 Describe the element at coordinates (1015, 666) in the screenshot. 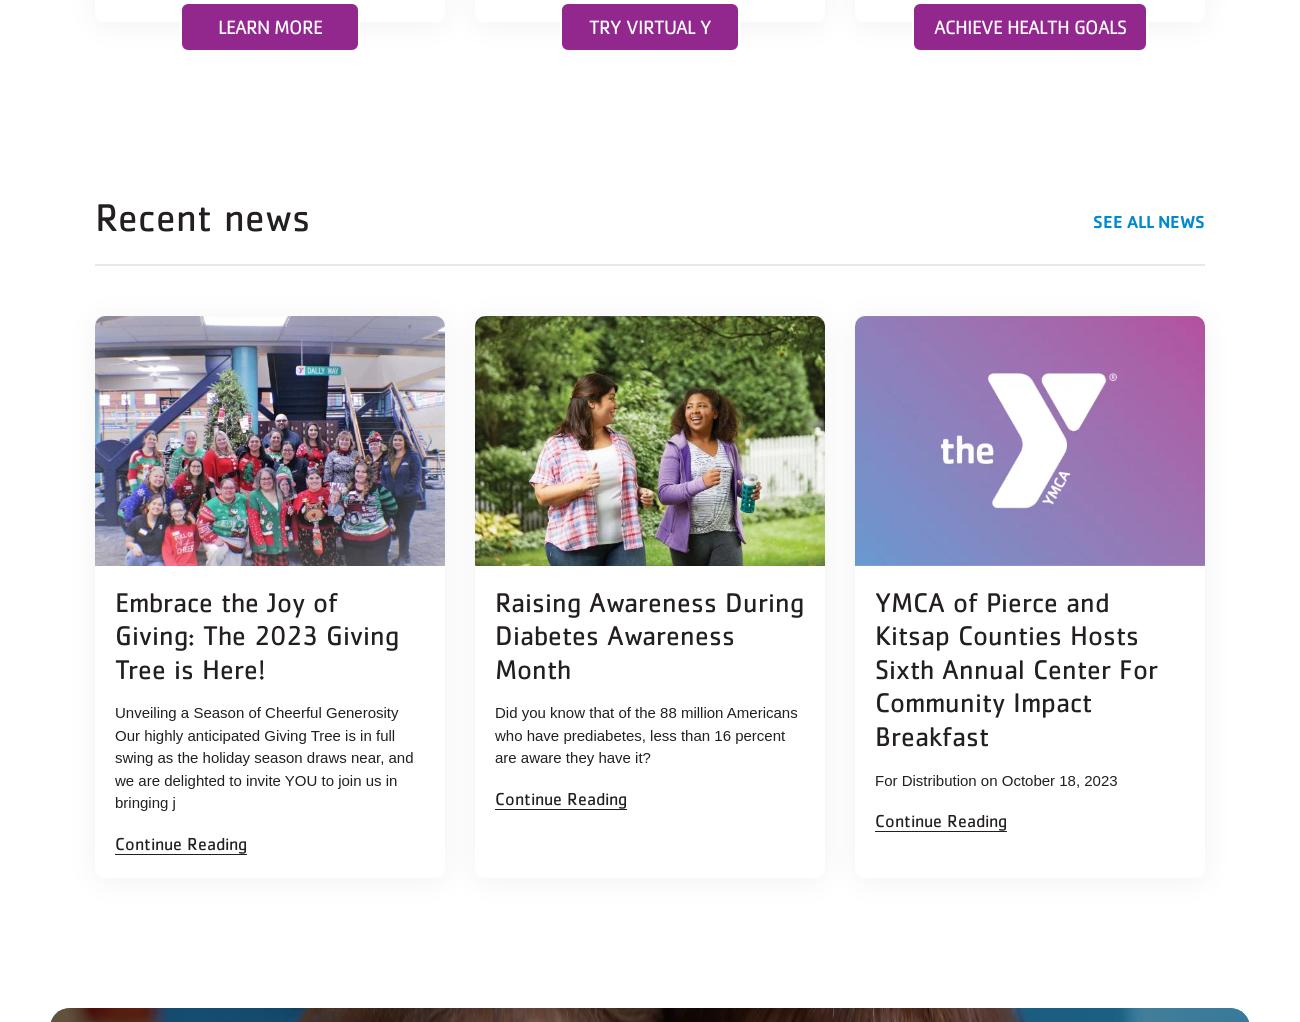

I see `'YMCA of Pierce and Kitsap Counties Hosts Sixth Annual Center For Community Impact Breakfast'` at that location.